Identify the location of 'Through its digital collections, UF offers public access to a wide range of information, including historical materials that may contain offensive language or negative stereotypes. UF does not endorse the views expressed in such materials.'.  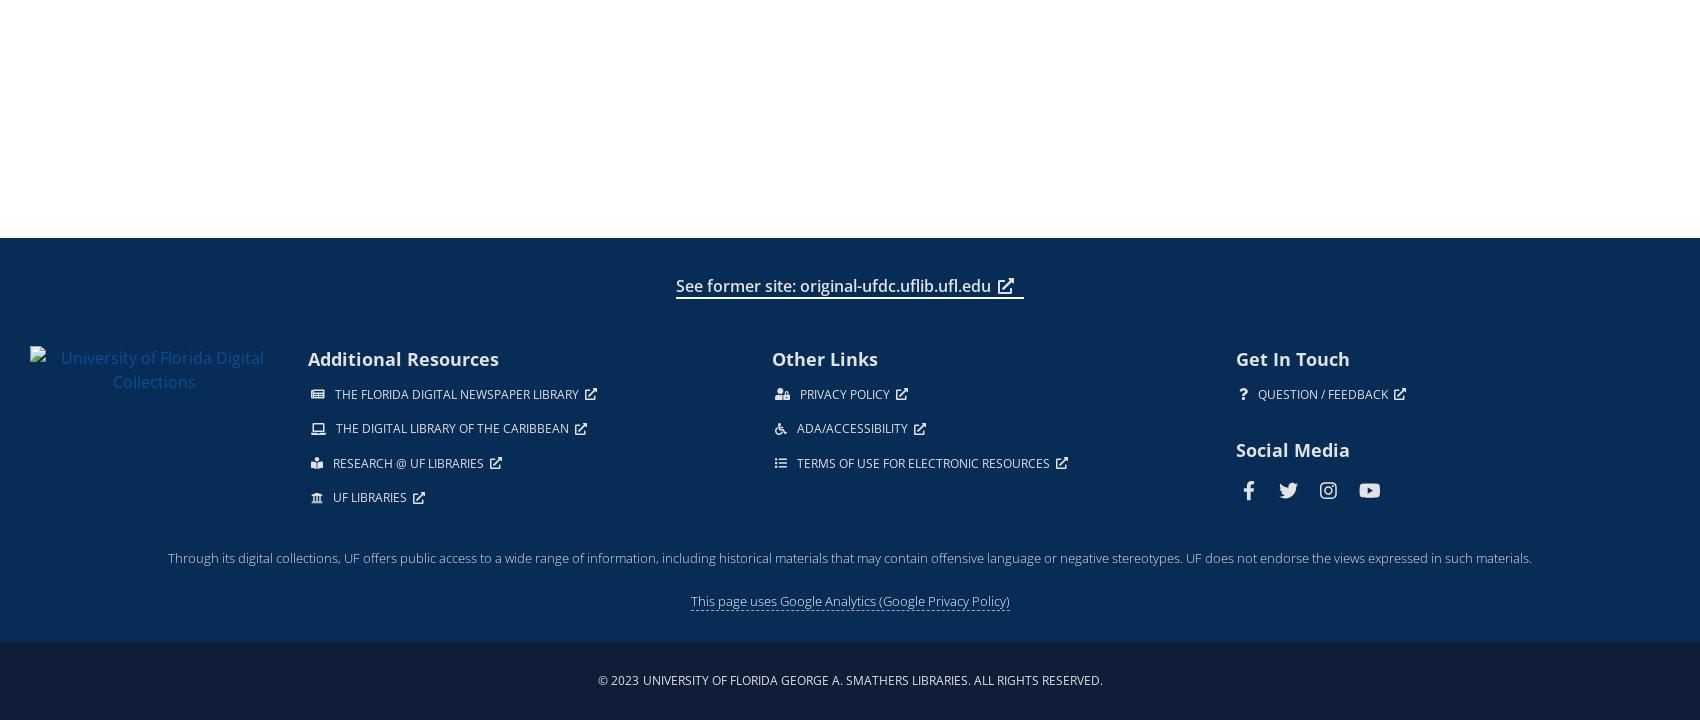
(850, 556).